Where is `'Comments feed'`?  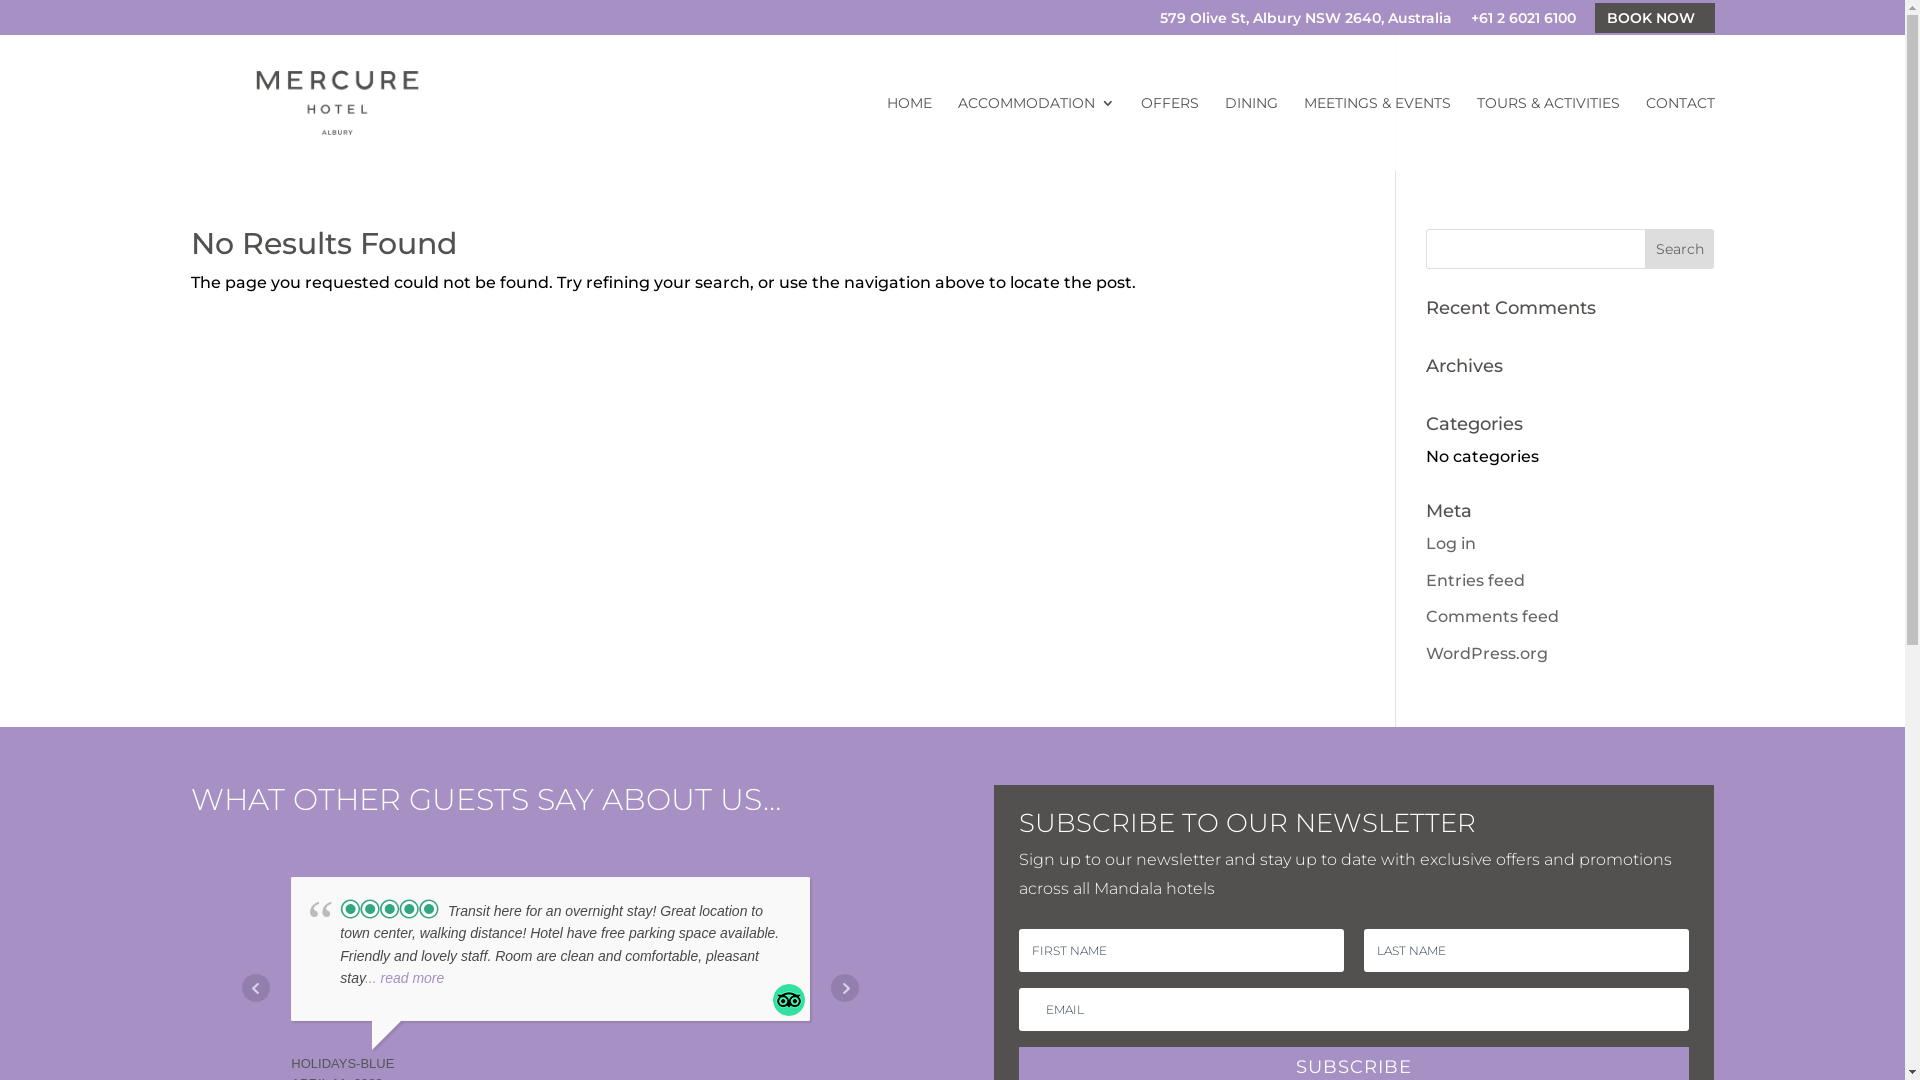 'Comments feed' is located at coordinates (1492, 615).